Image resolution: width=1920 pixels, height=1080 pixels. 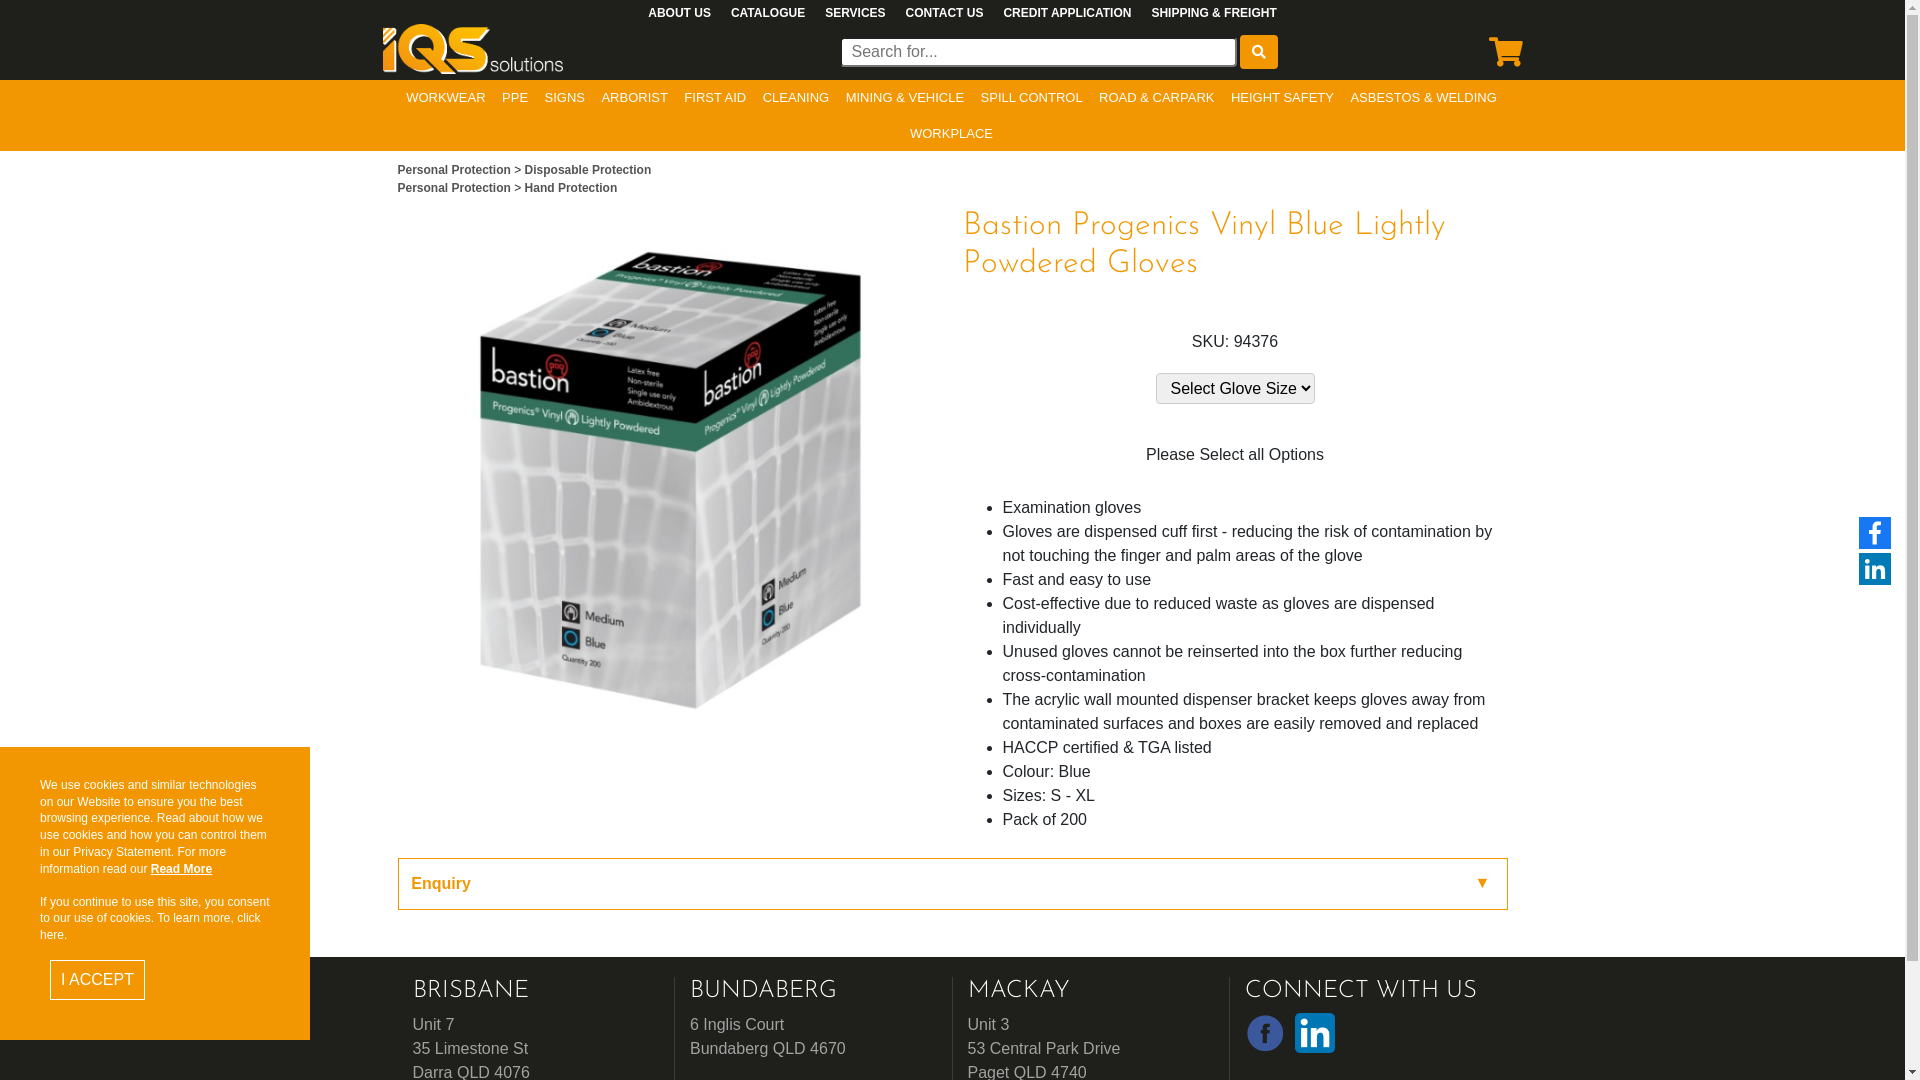 What do you see at coordinates (455, 188) in the screenshot?
I see `'Personal Protection'` at bounding box center [455, 188].